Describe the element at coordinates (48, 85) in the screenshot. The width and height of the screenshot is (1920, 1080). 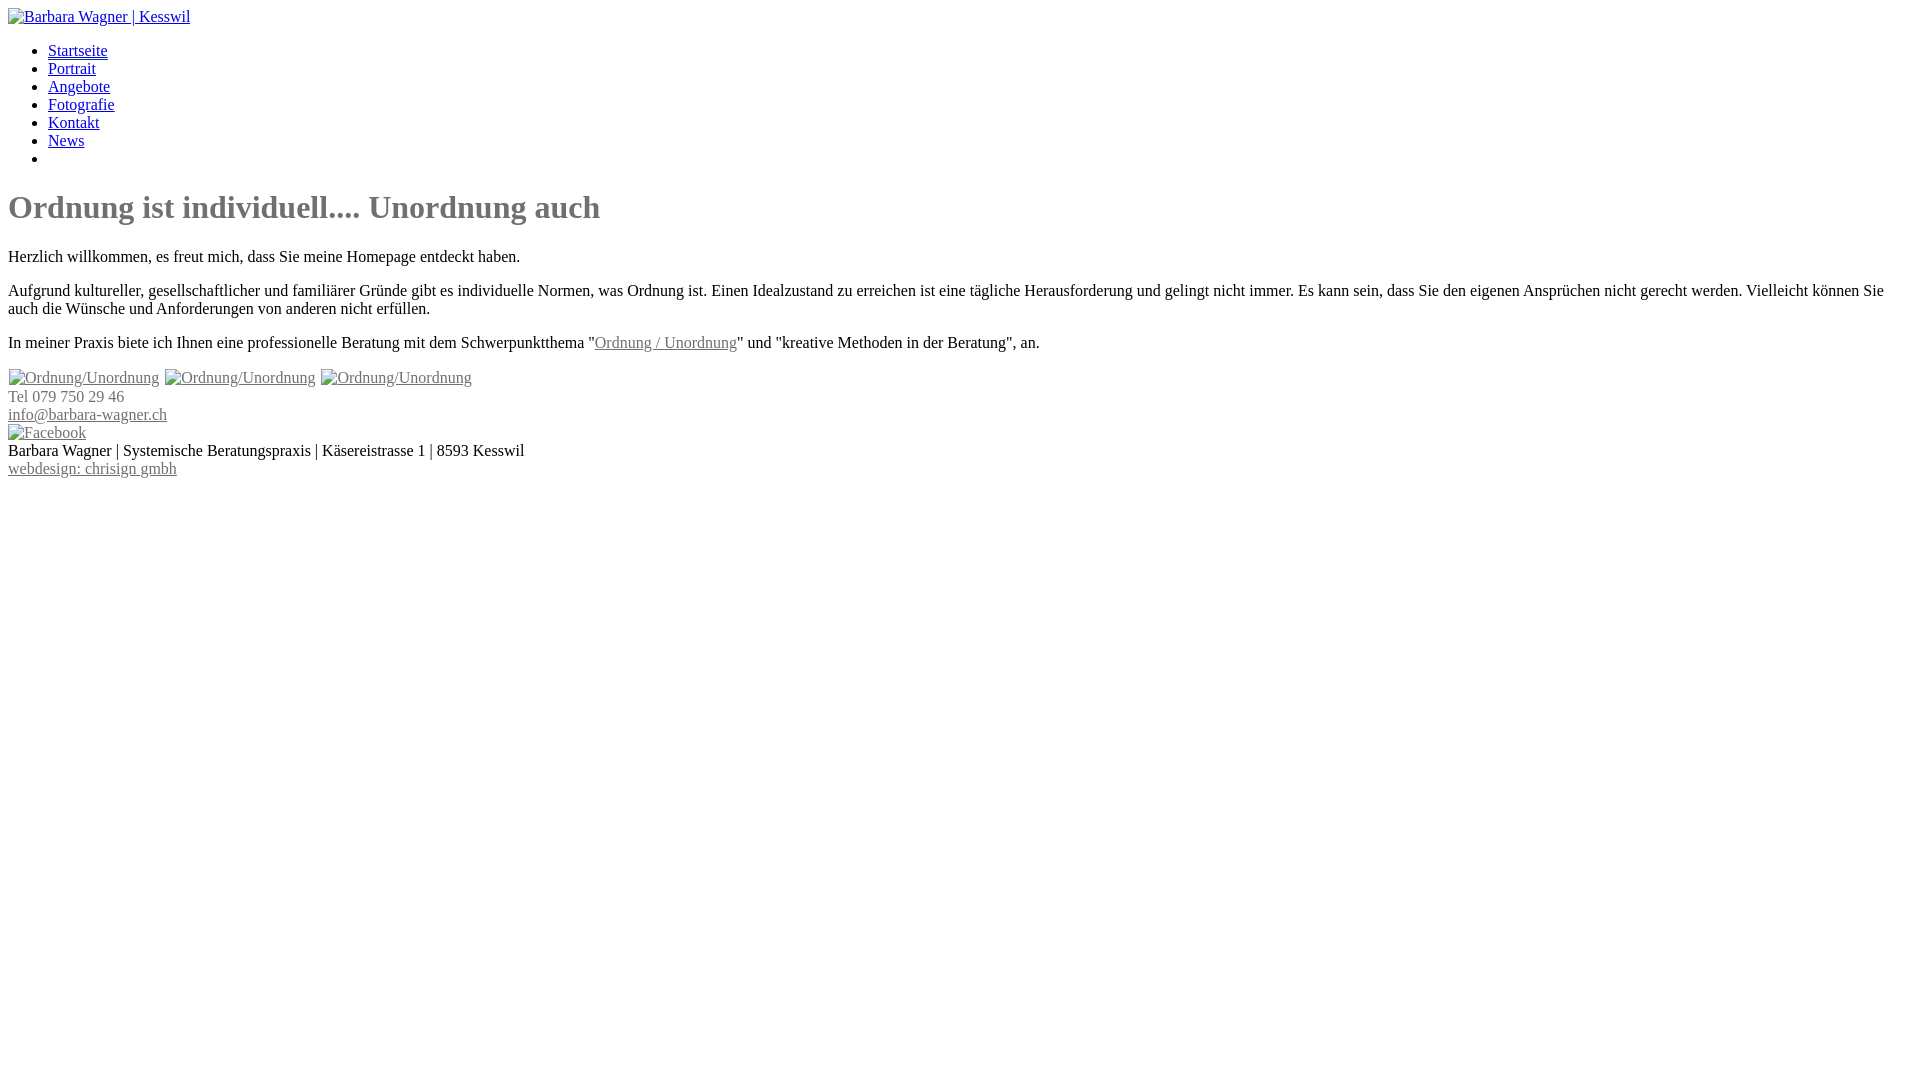
I see `'Angebote'` at that location.